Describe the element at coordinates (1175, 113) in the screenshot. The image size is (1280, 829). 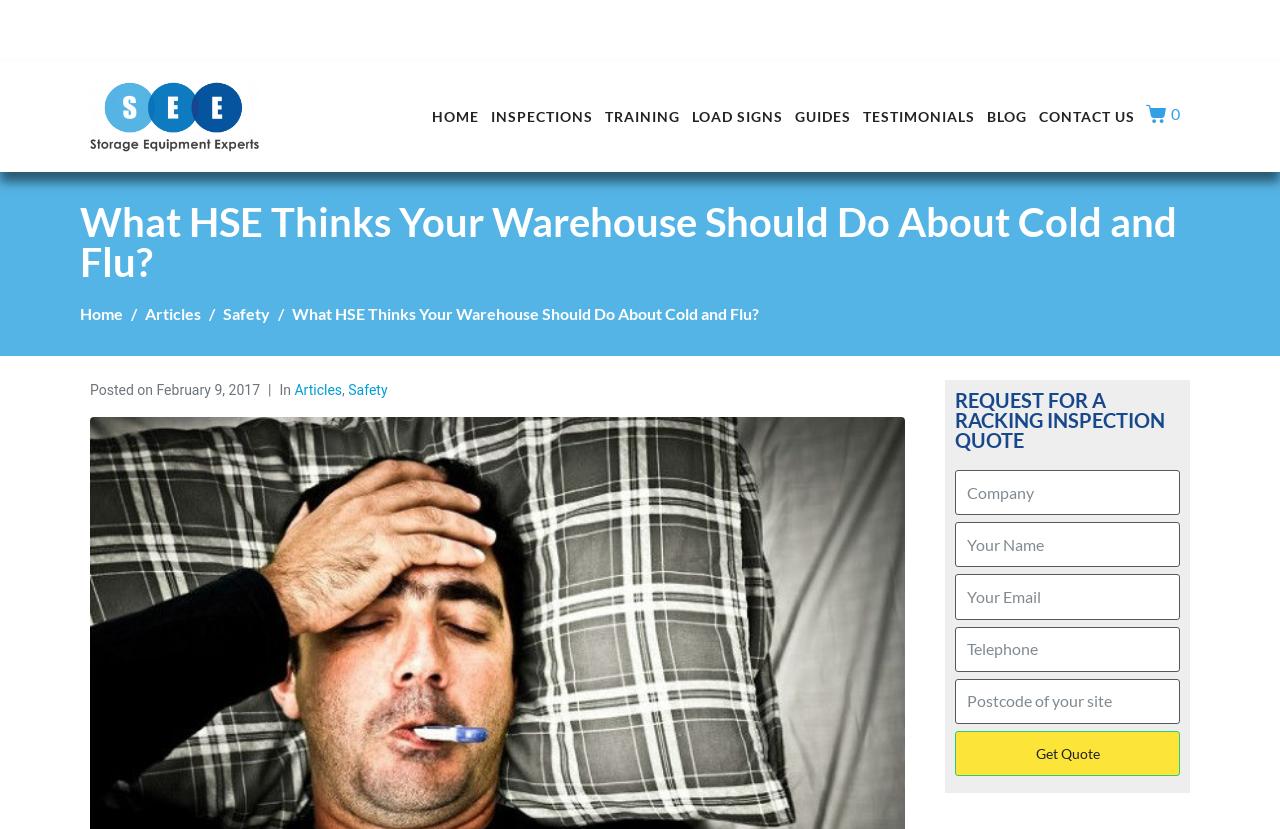
I see `'0'` at that location.